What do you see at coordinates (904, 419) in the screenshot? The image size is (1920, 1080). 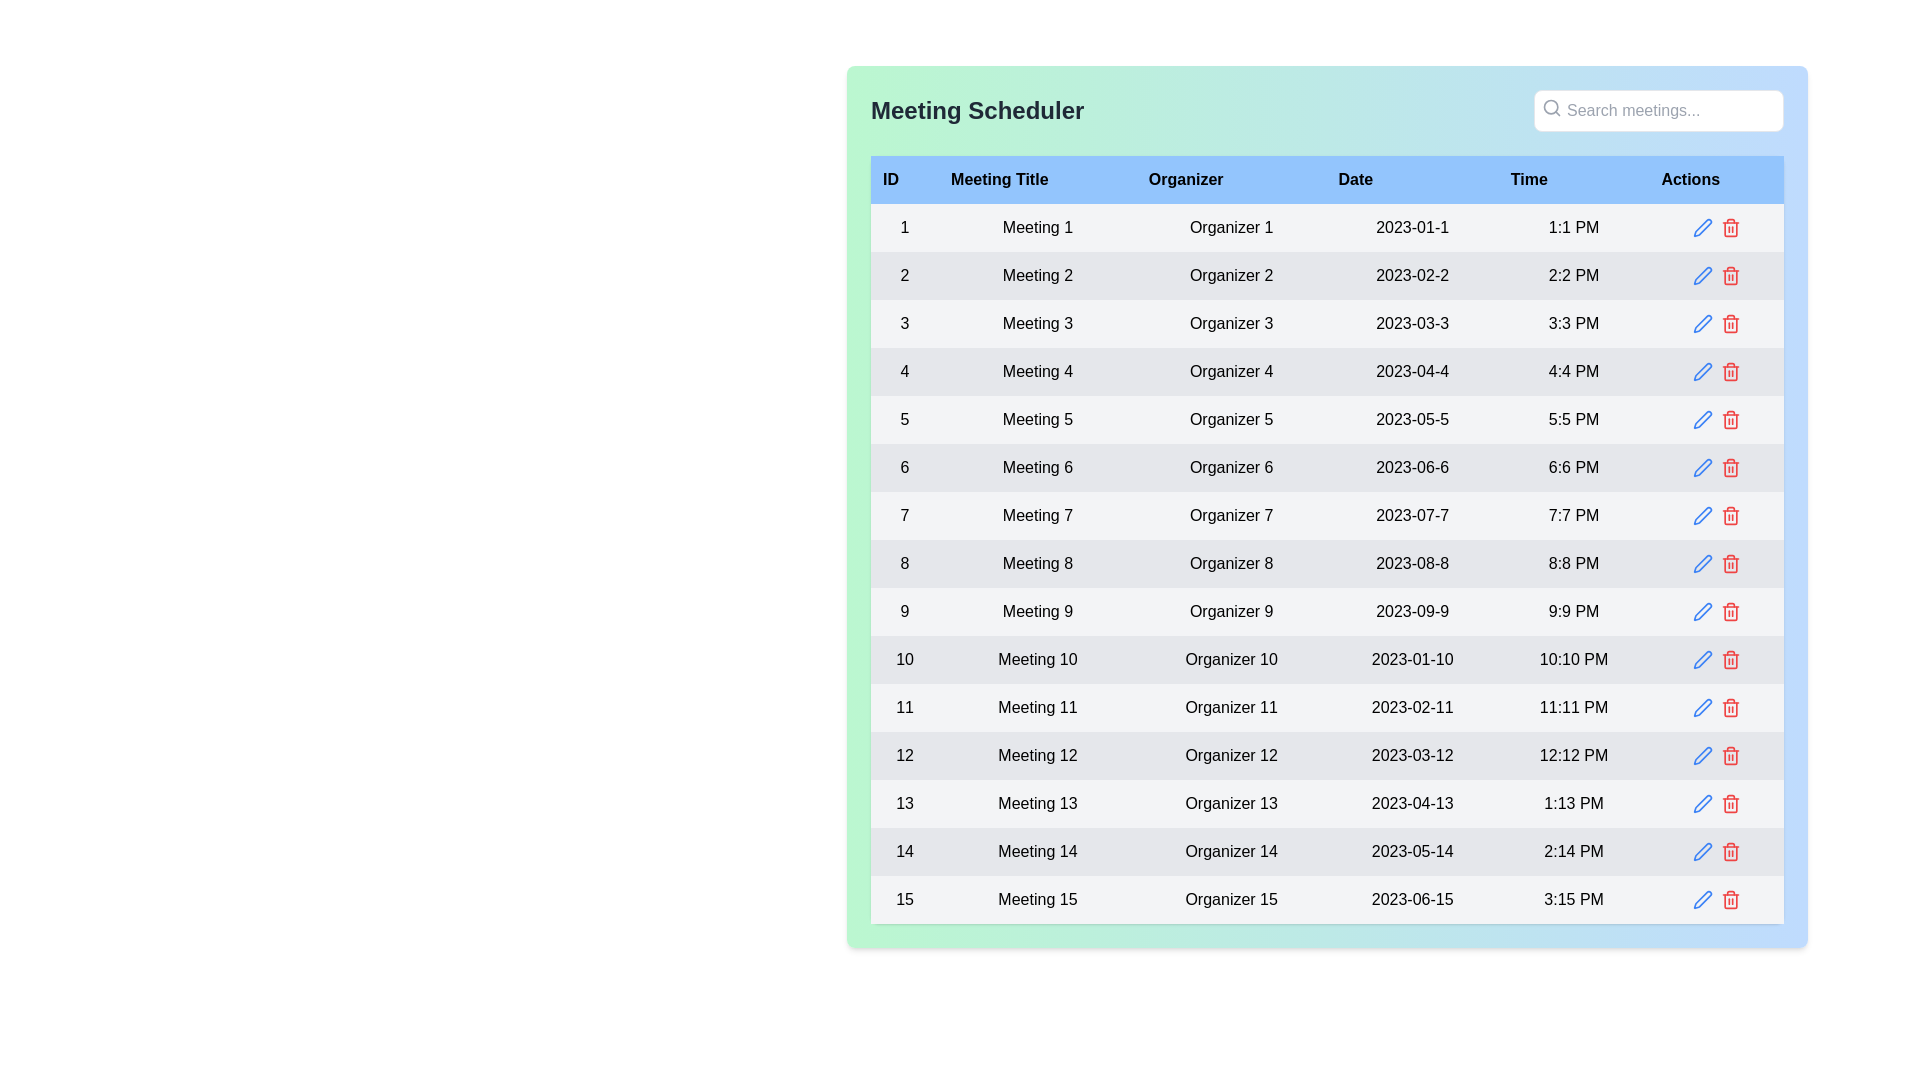 I see `the text label that uniquely identifies row number five in the grid layout, located in the first column and adjacent to 'Meeting 5'` at bounding box center [904, 419].